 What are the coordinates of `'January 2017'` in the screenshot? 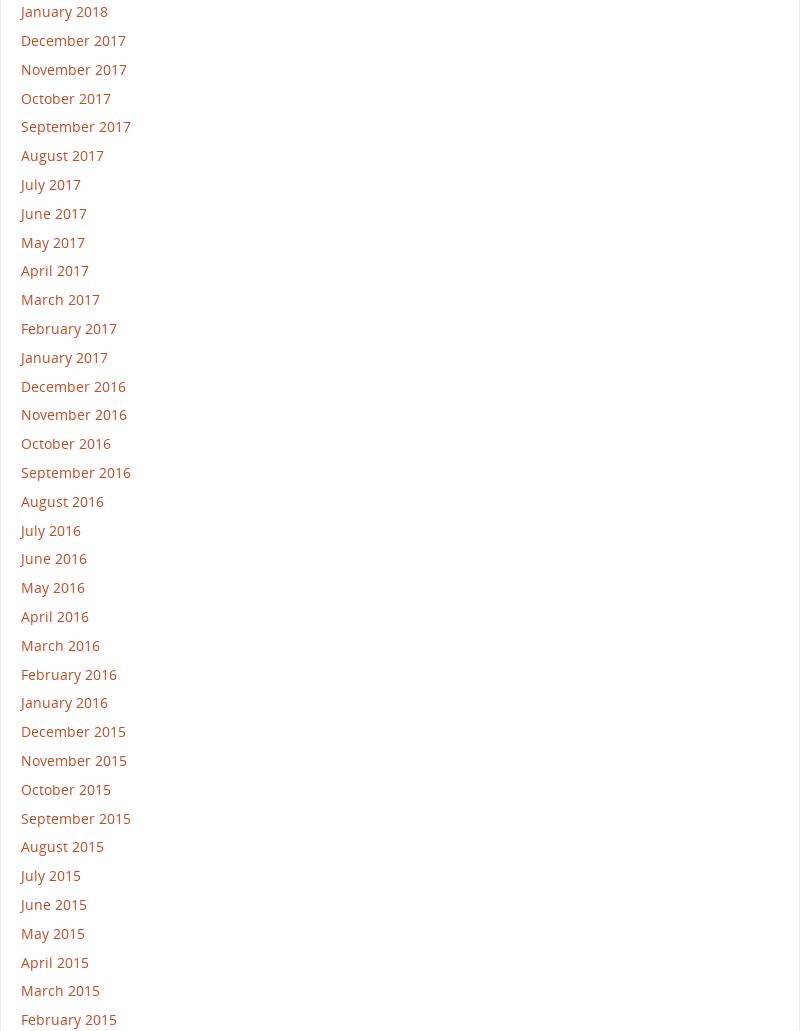 It's located at (63, 355).